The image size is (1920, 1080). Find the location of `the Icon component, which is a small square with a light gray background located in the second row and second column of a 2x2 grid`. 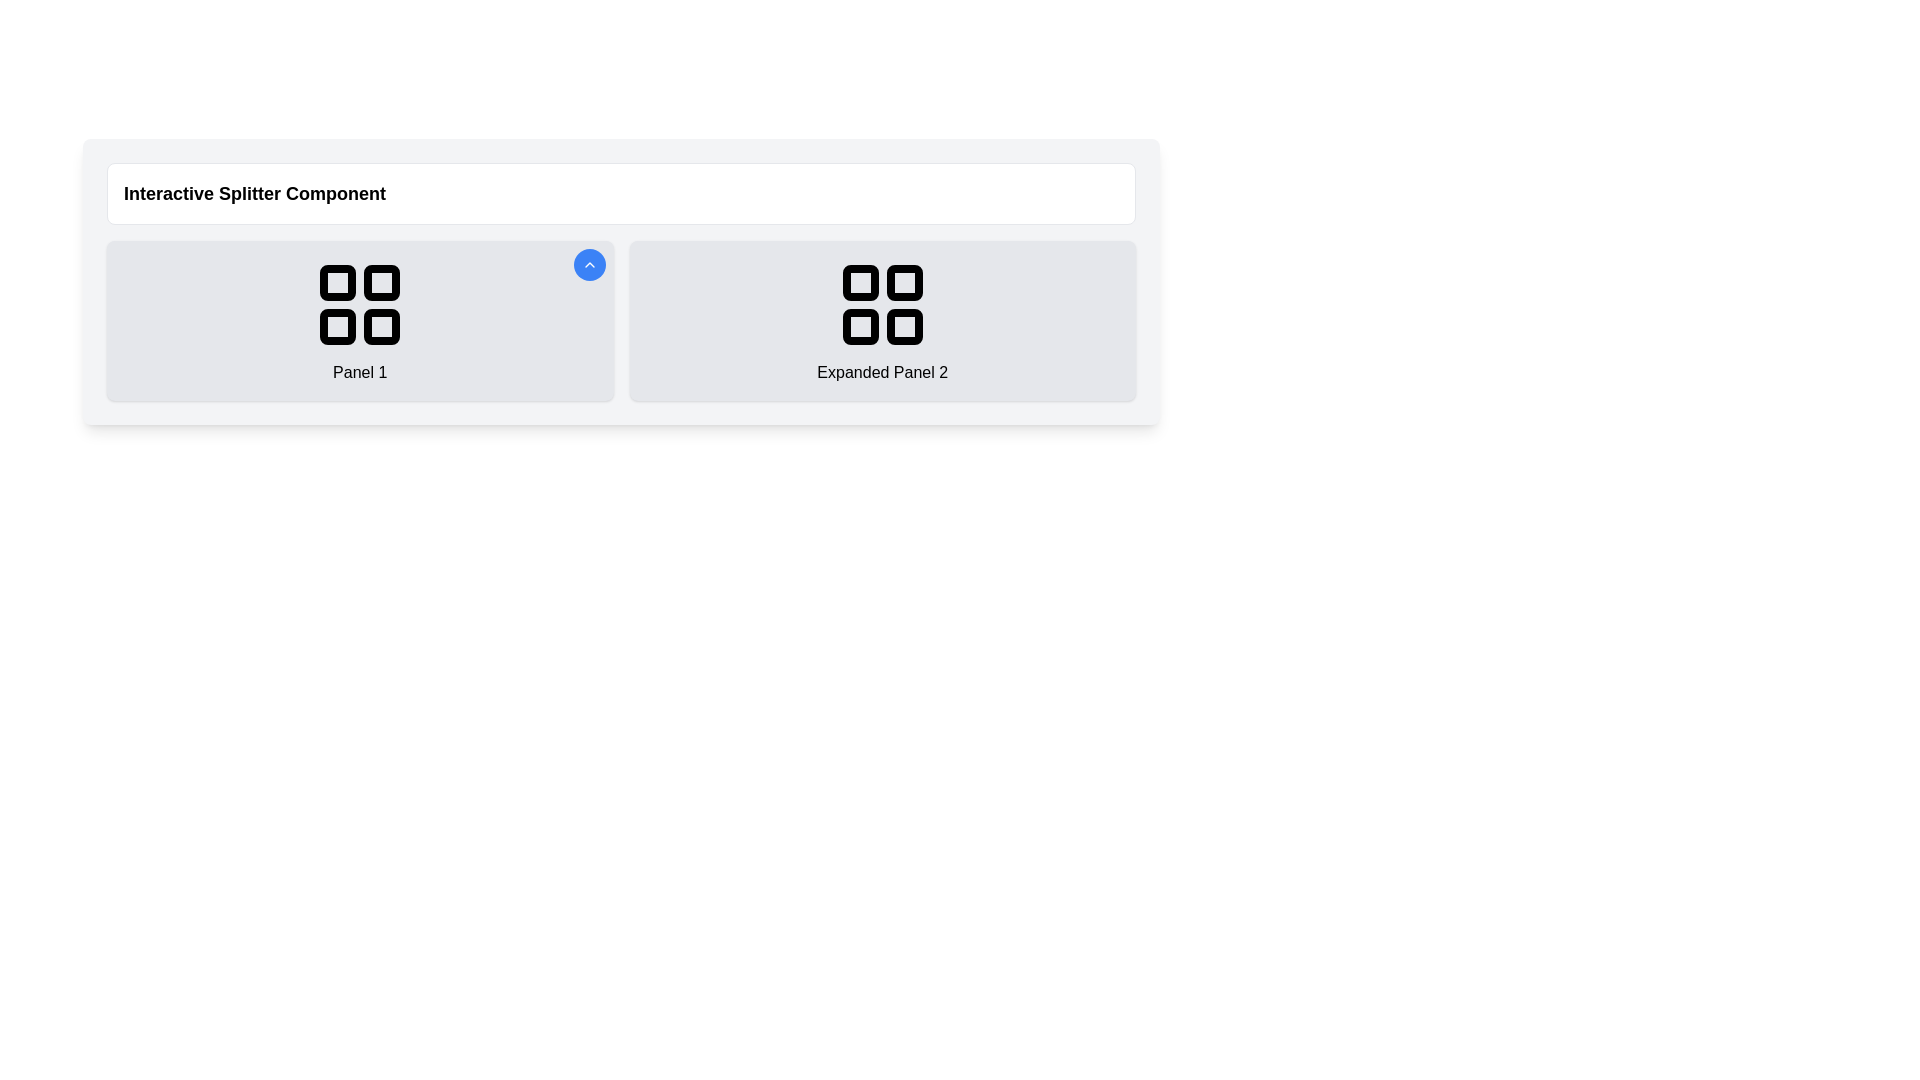

the Icon component, which is a small square with a light gray background located in the second row and second column of a 2x2 grid is located at coordinates (382, 326).